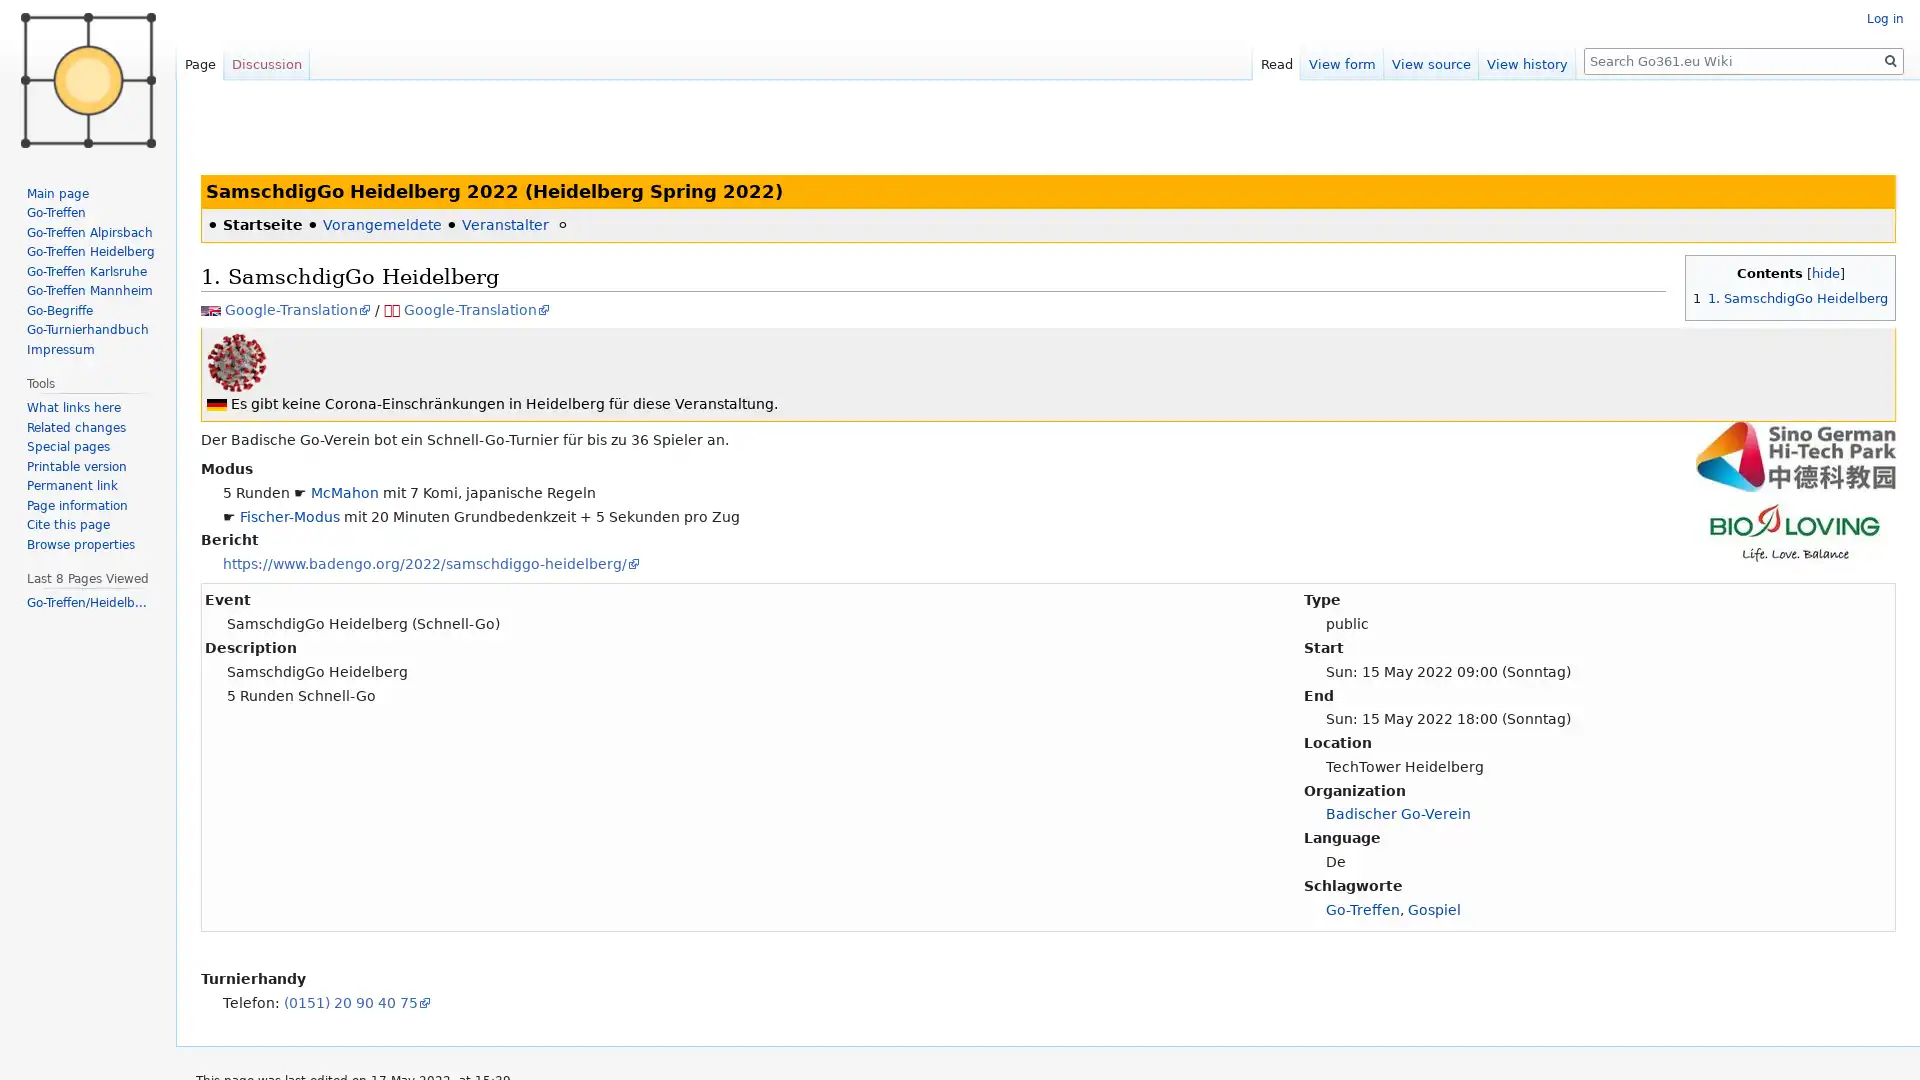 The image size is (1920, 1080). What do you see at coordinates (1890, 60) in the screenshot?
I see `Go` at bounding box center [1890, 60].